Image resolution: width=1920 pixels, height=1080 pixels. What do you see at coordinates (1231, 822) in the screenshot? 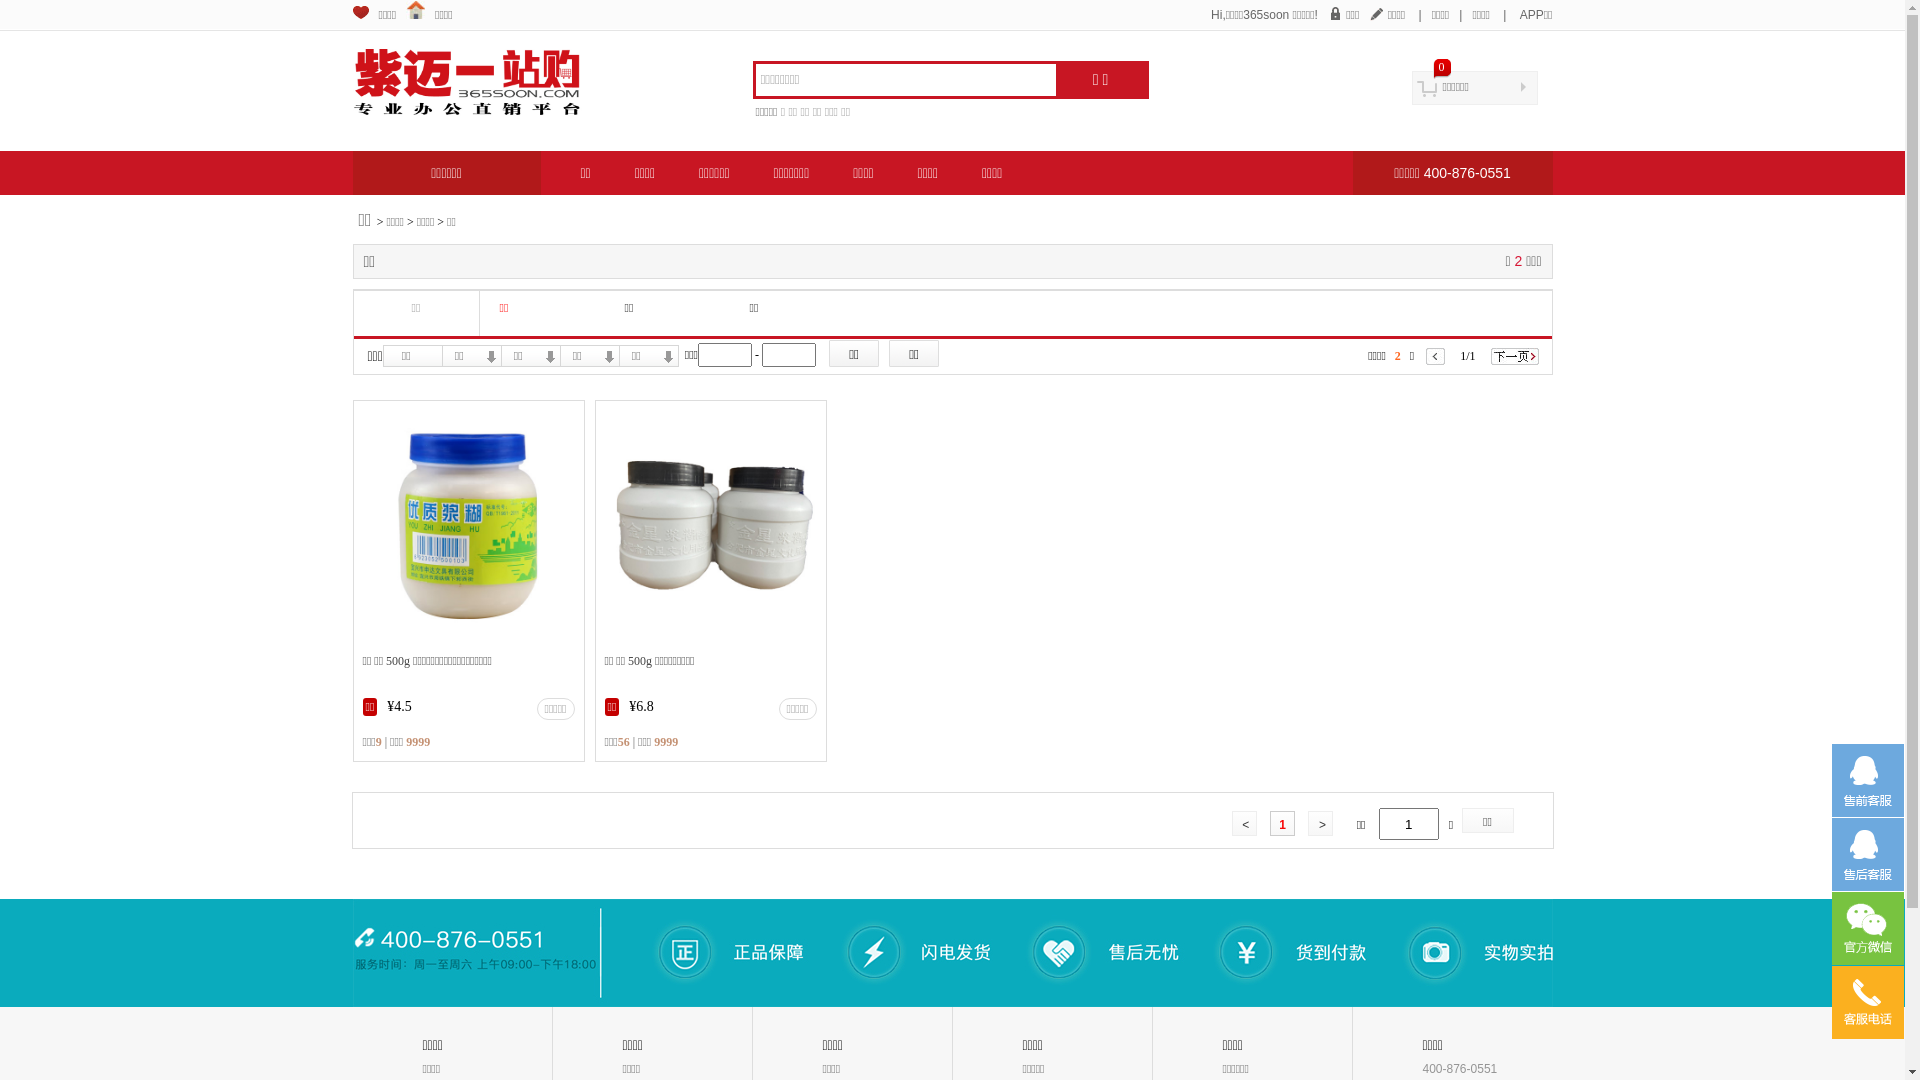
I see `' <'` at bounding box center [1231, 822].